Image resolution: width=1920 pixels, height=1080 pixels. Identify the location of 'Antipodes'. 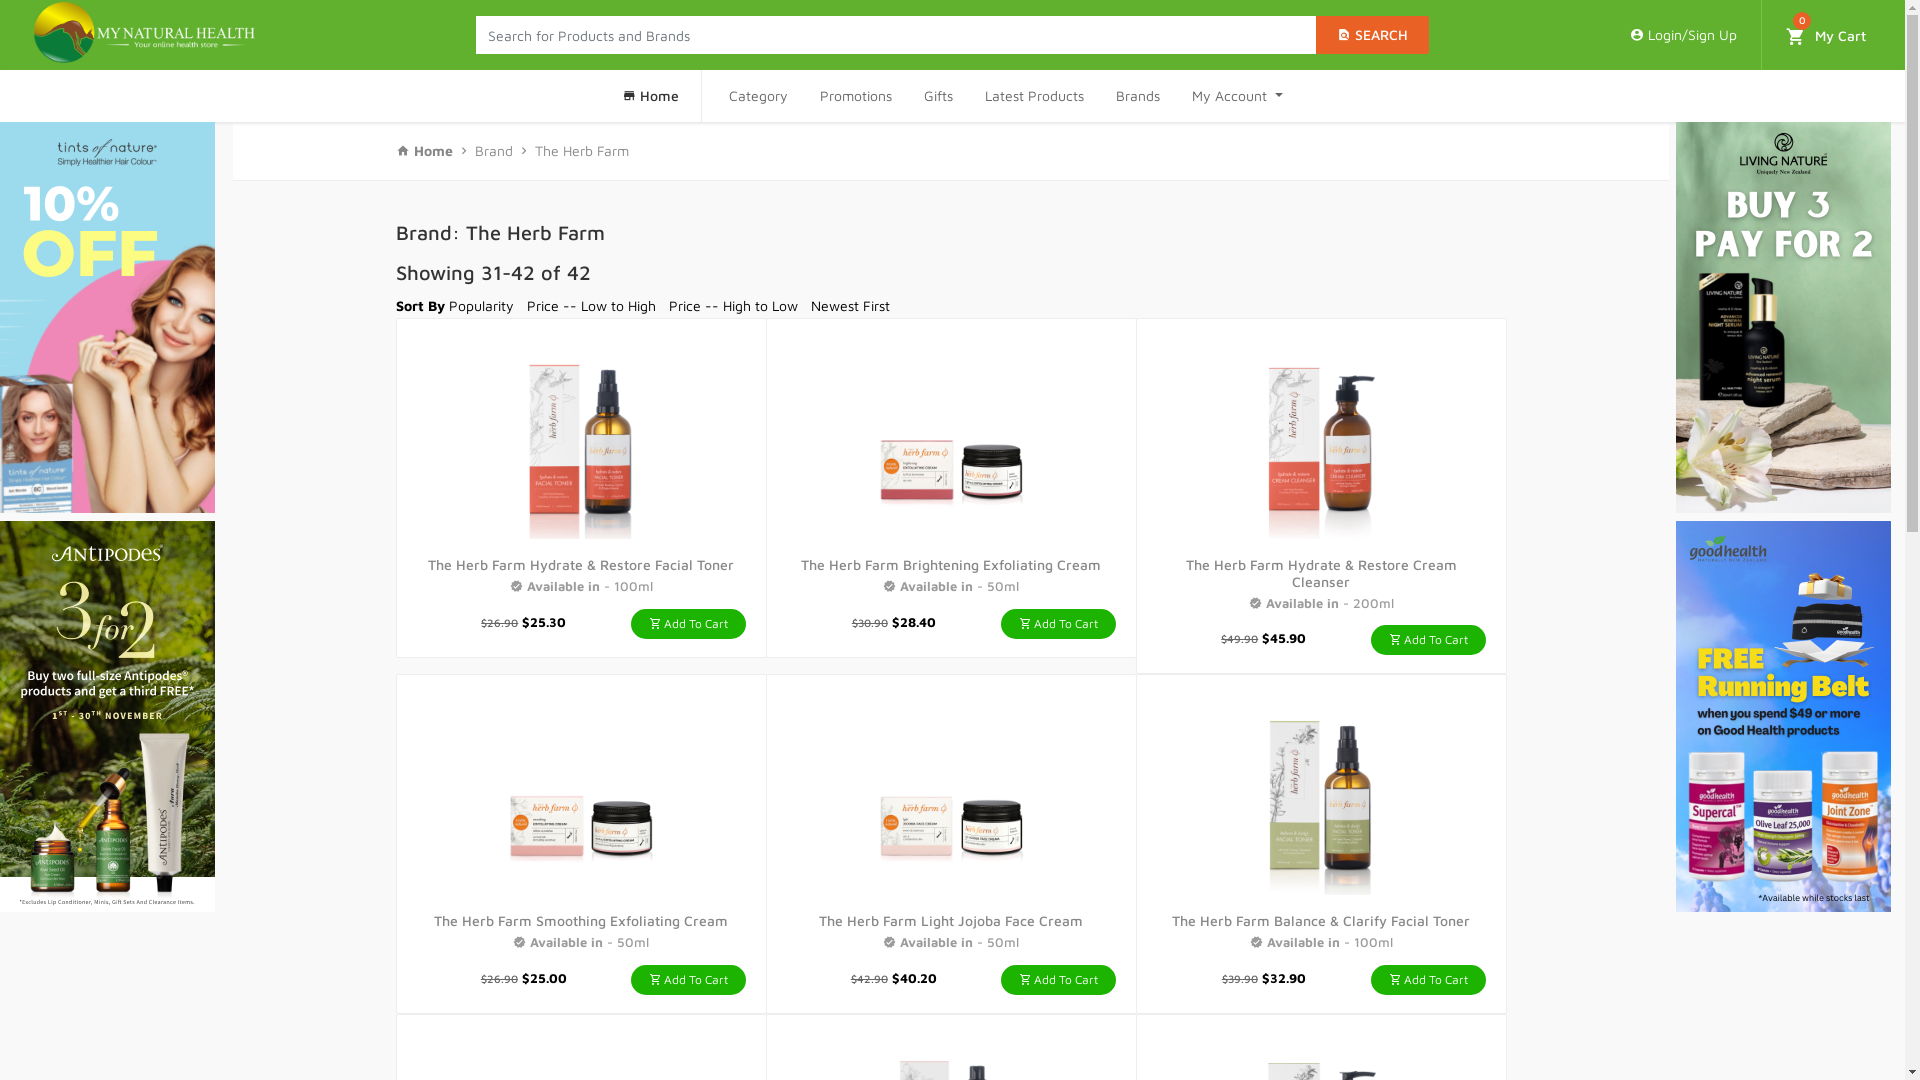
(106, 715).